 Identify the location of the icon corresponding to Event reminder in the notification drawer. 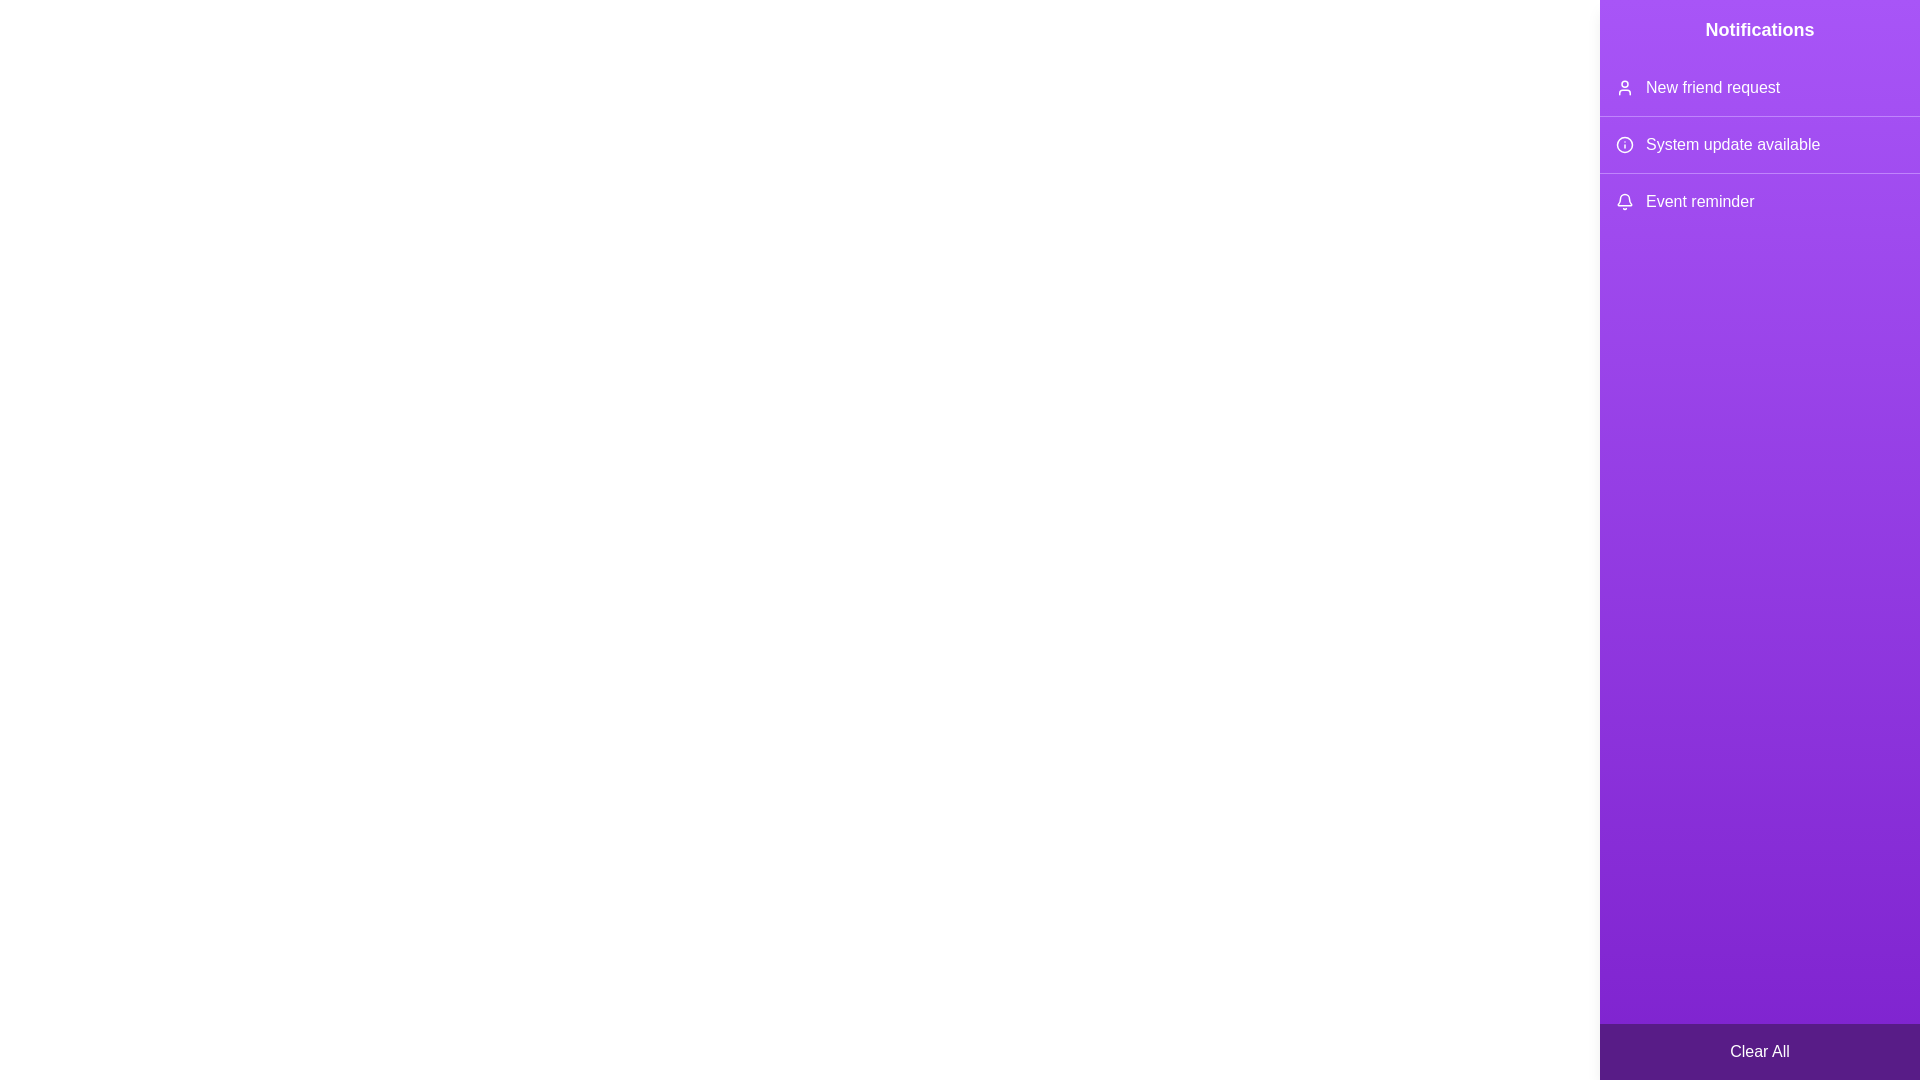
(1625, 201).